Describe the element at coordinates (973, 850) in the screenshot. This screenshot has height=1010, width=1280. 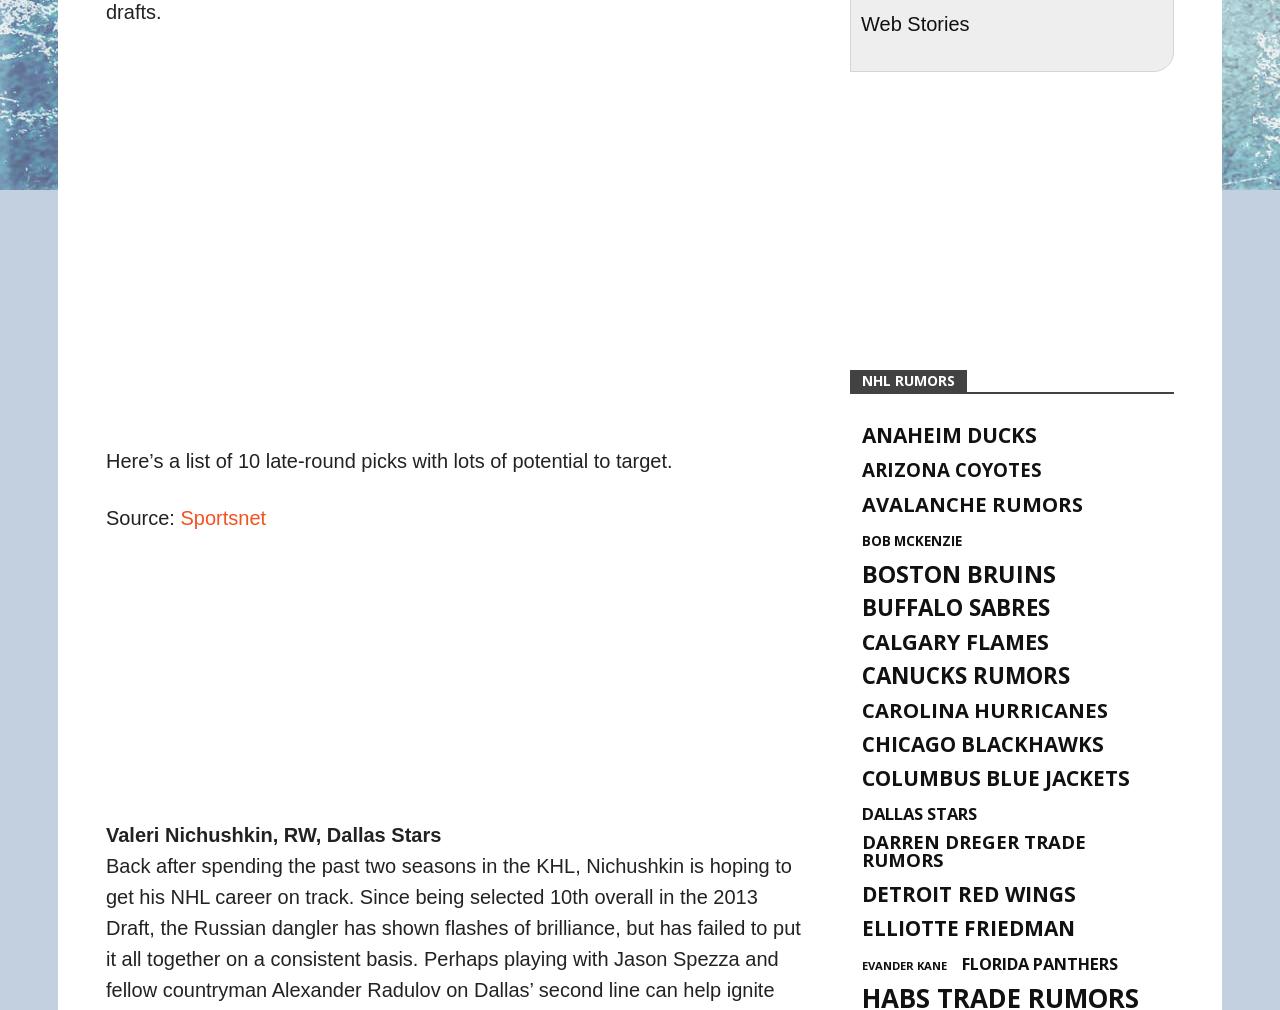
I see `'Darren Dreger Trade Rumors'` at that location.